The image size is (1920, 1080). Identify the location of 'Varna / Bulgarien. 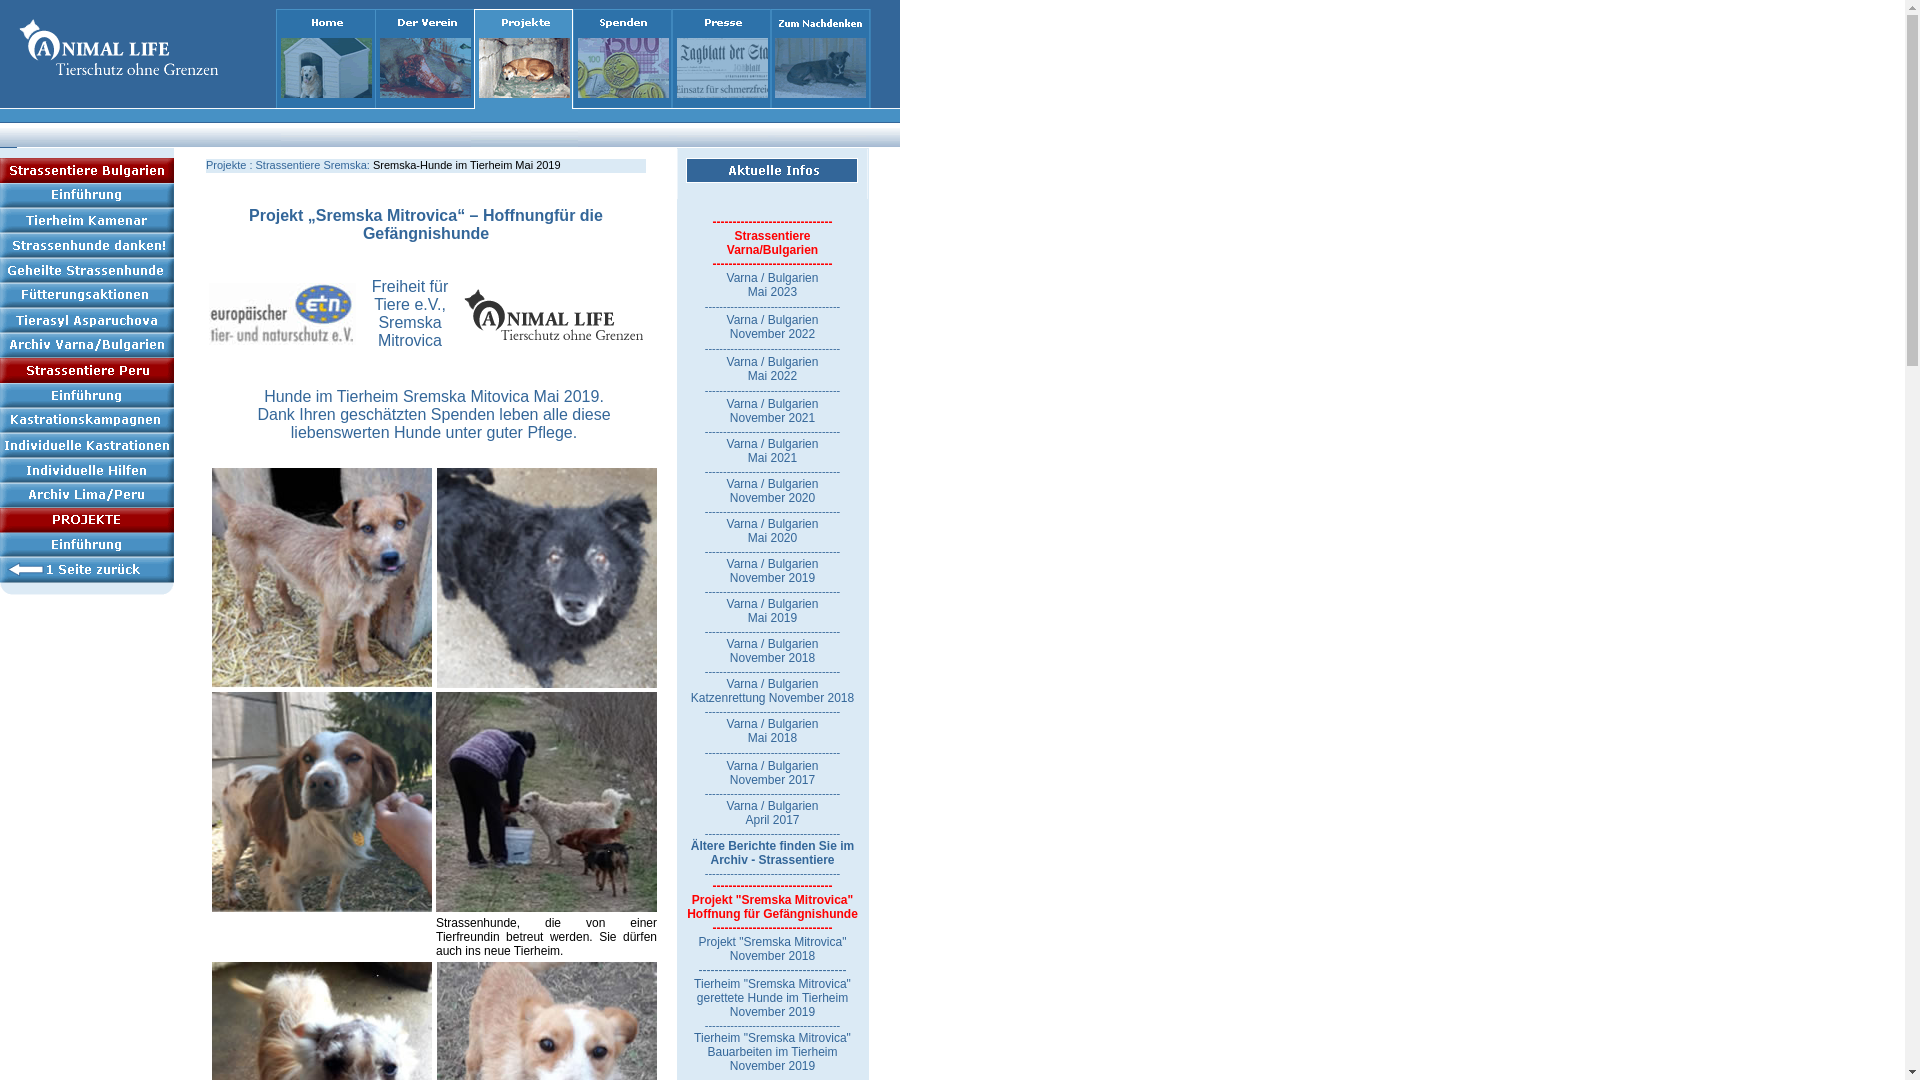
(725, 410).